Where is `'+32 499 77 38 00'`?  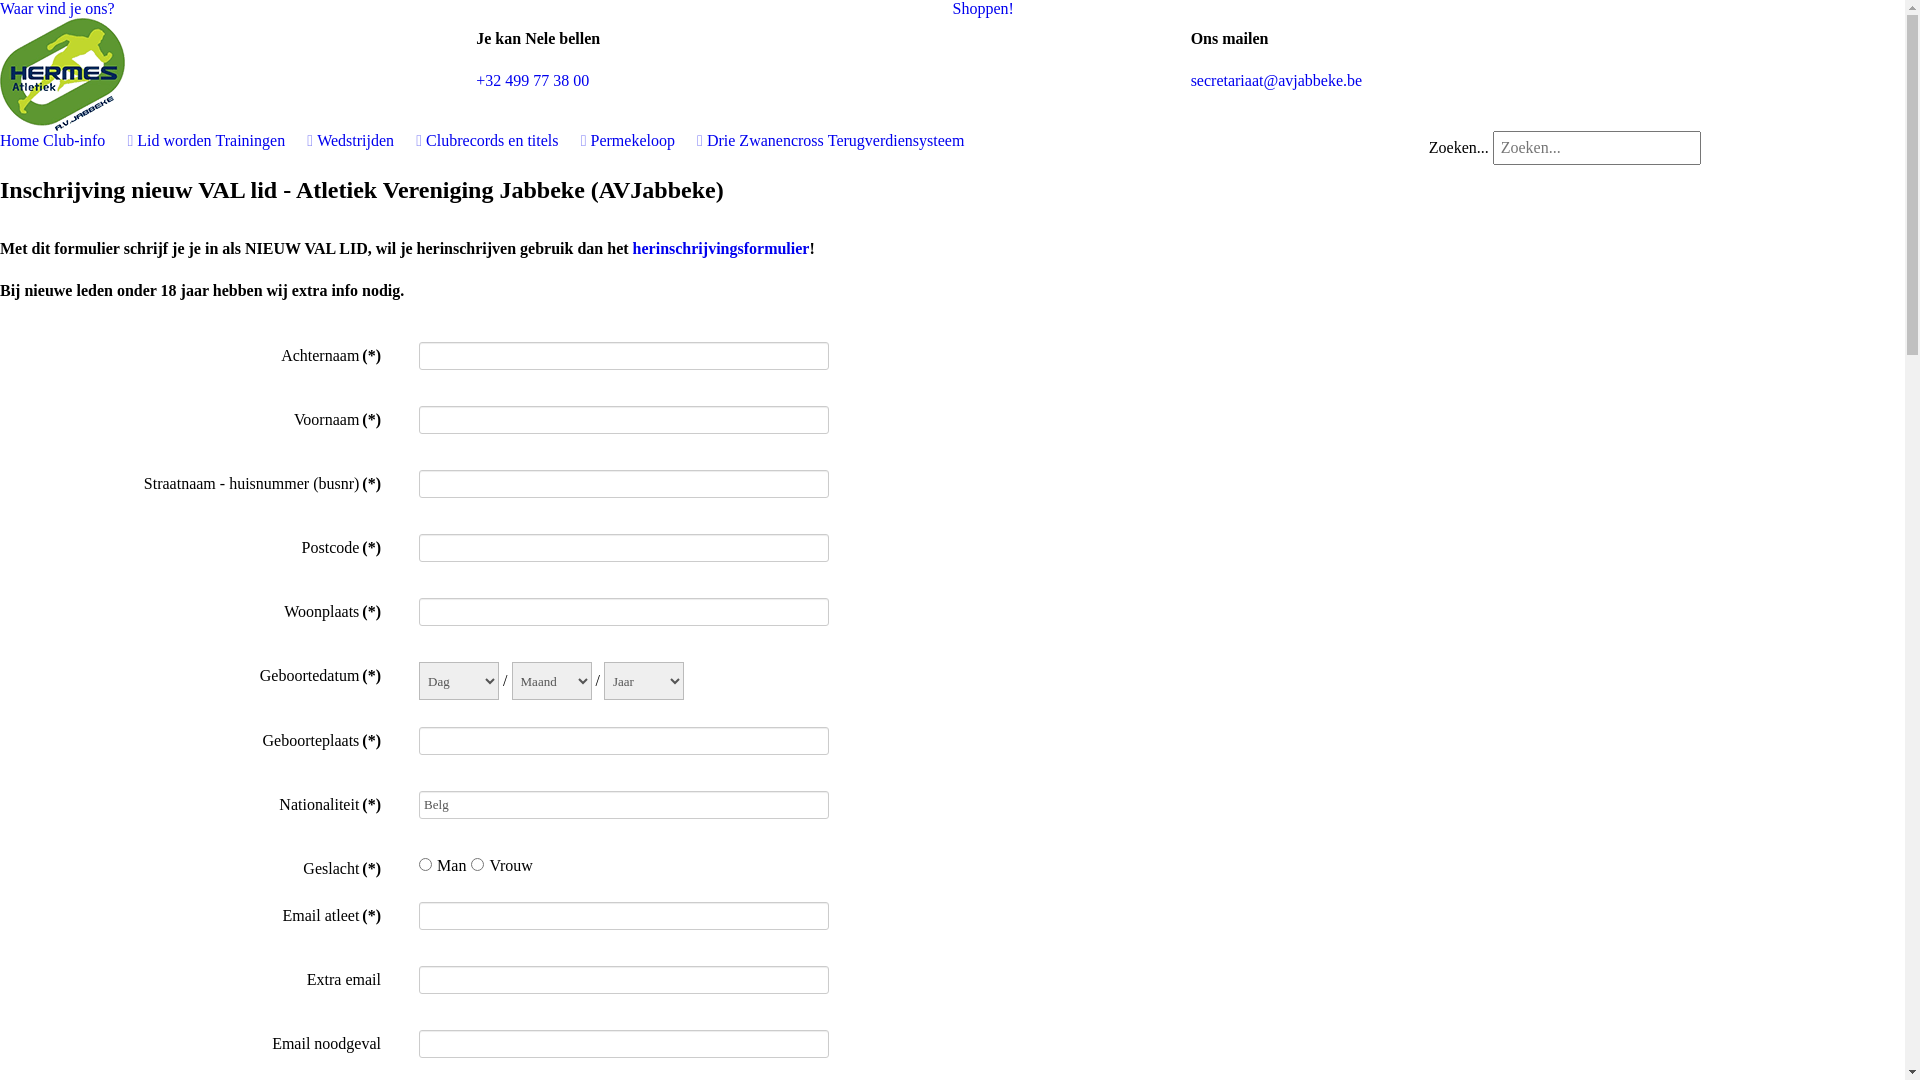
'+32 499 77 38 00' is located at coordinates (474, 79).